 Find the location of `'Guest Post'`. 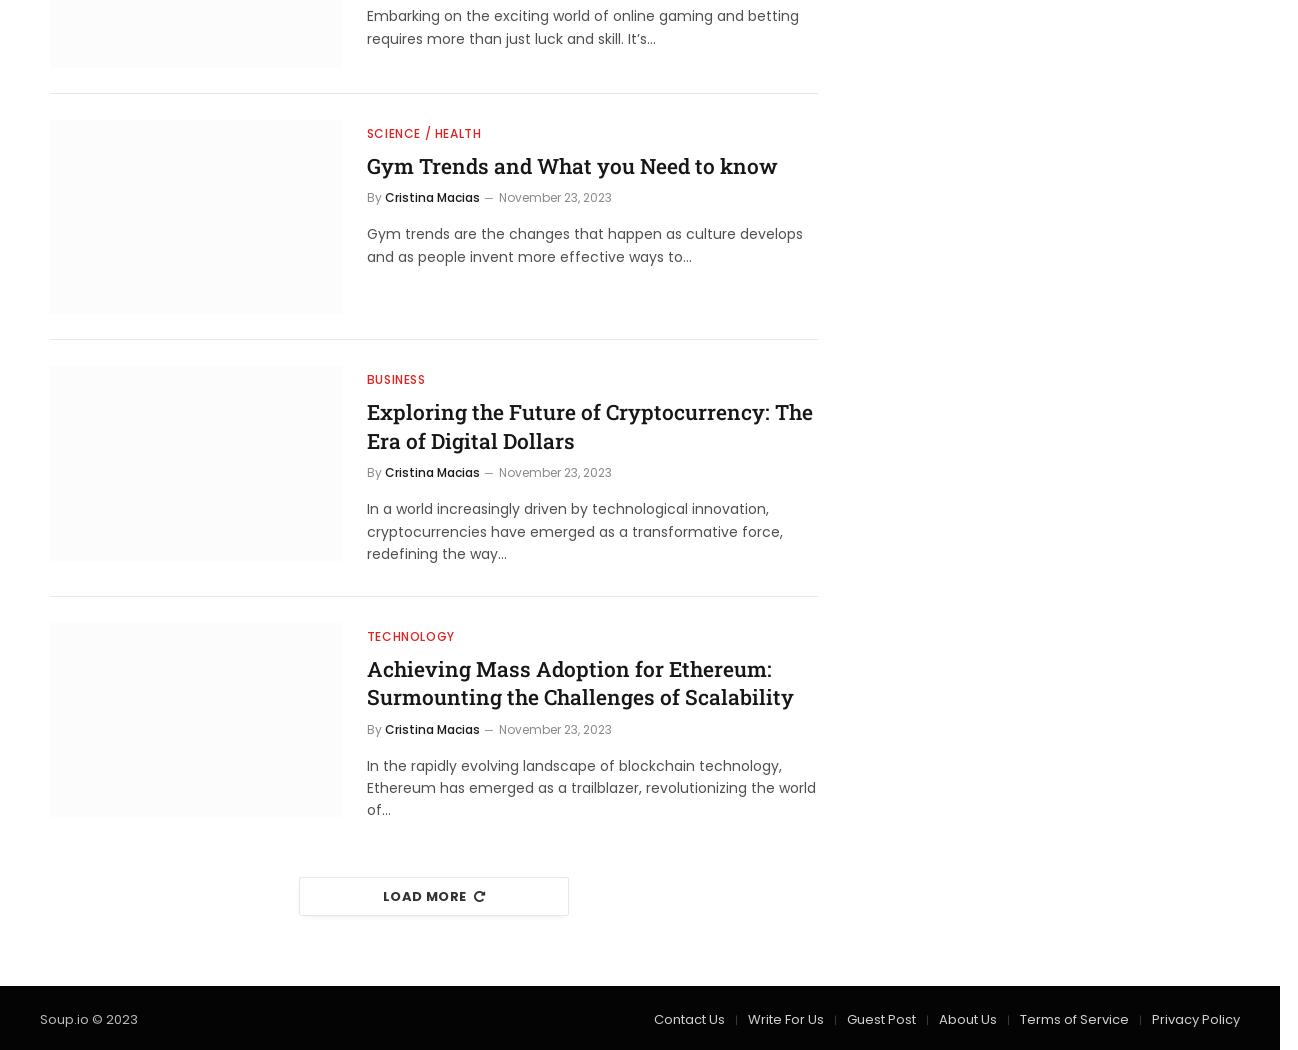

'Guest Post' is located at coordinates (881, 1017).